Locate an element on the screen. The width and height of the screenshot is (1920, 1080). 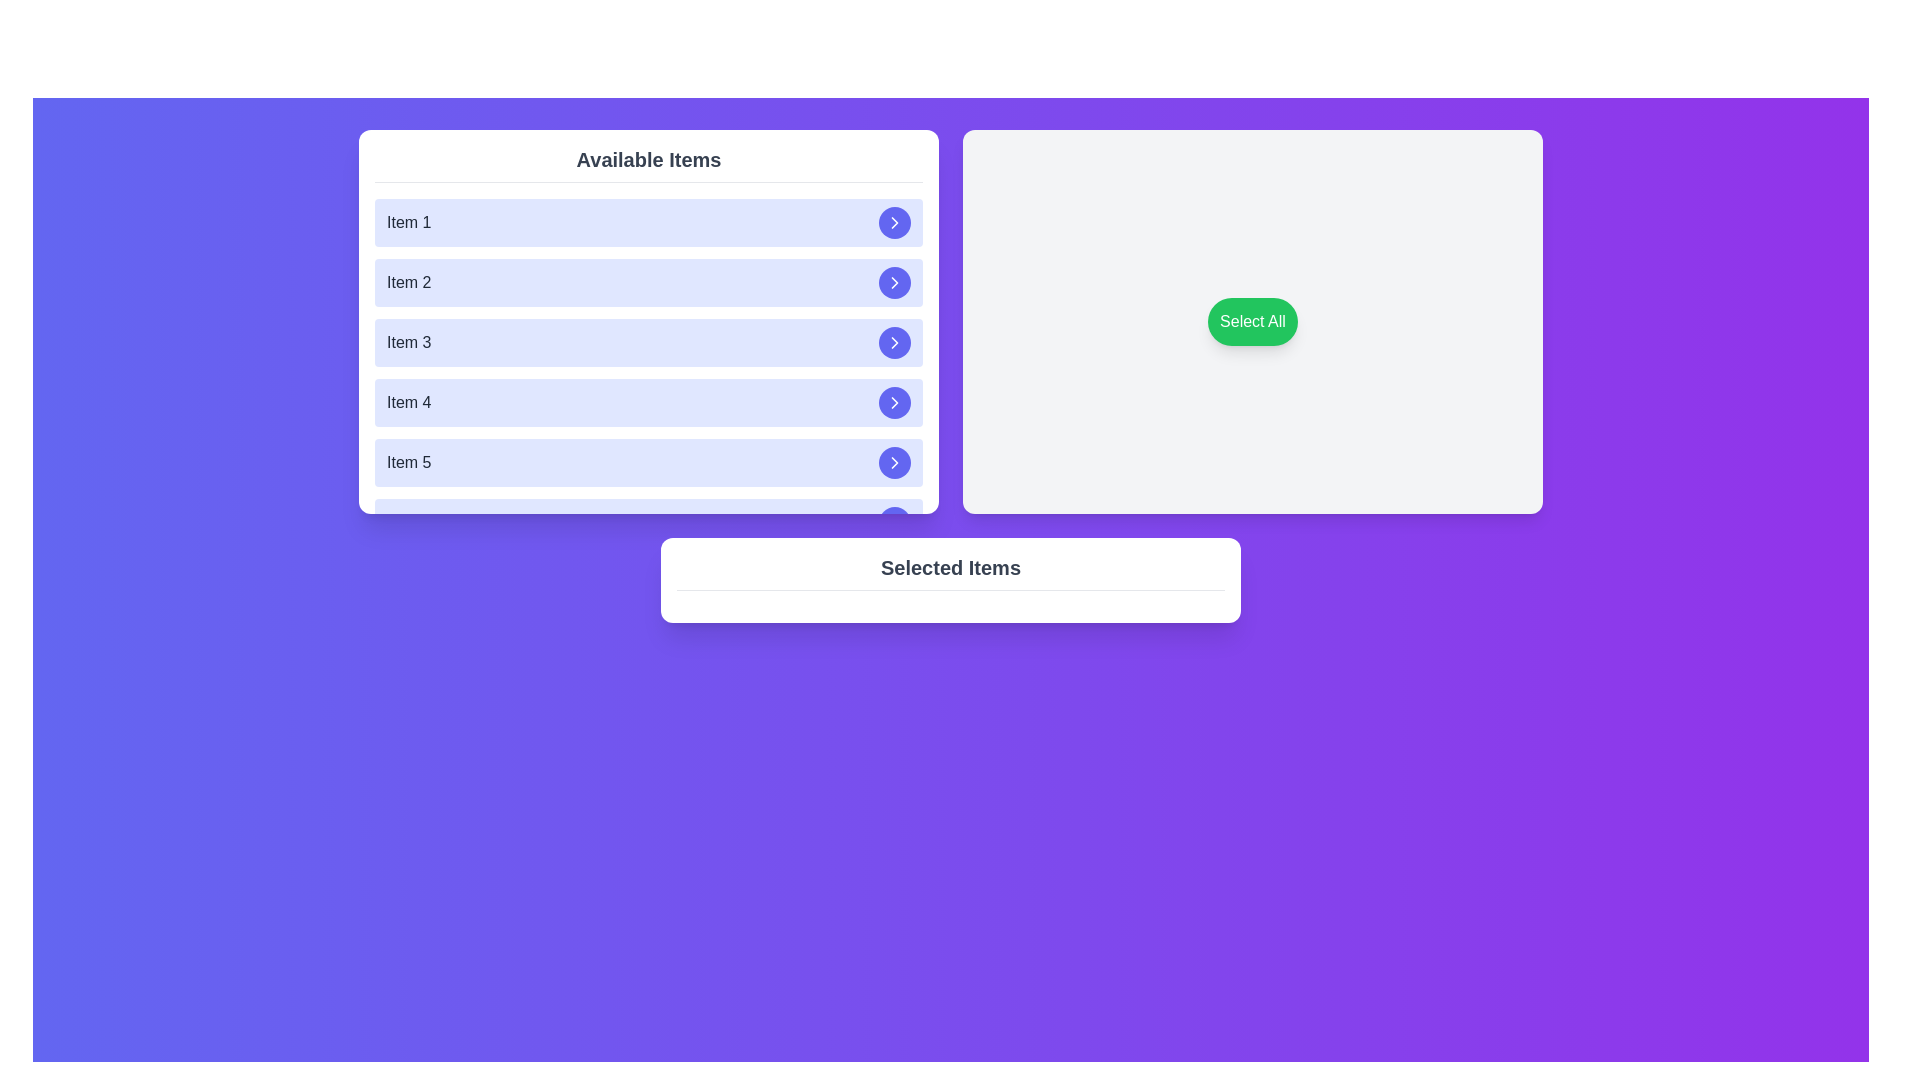
the button related to 'Item 2' is located at coordinates (893, 282).